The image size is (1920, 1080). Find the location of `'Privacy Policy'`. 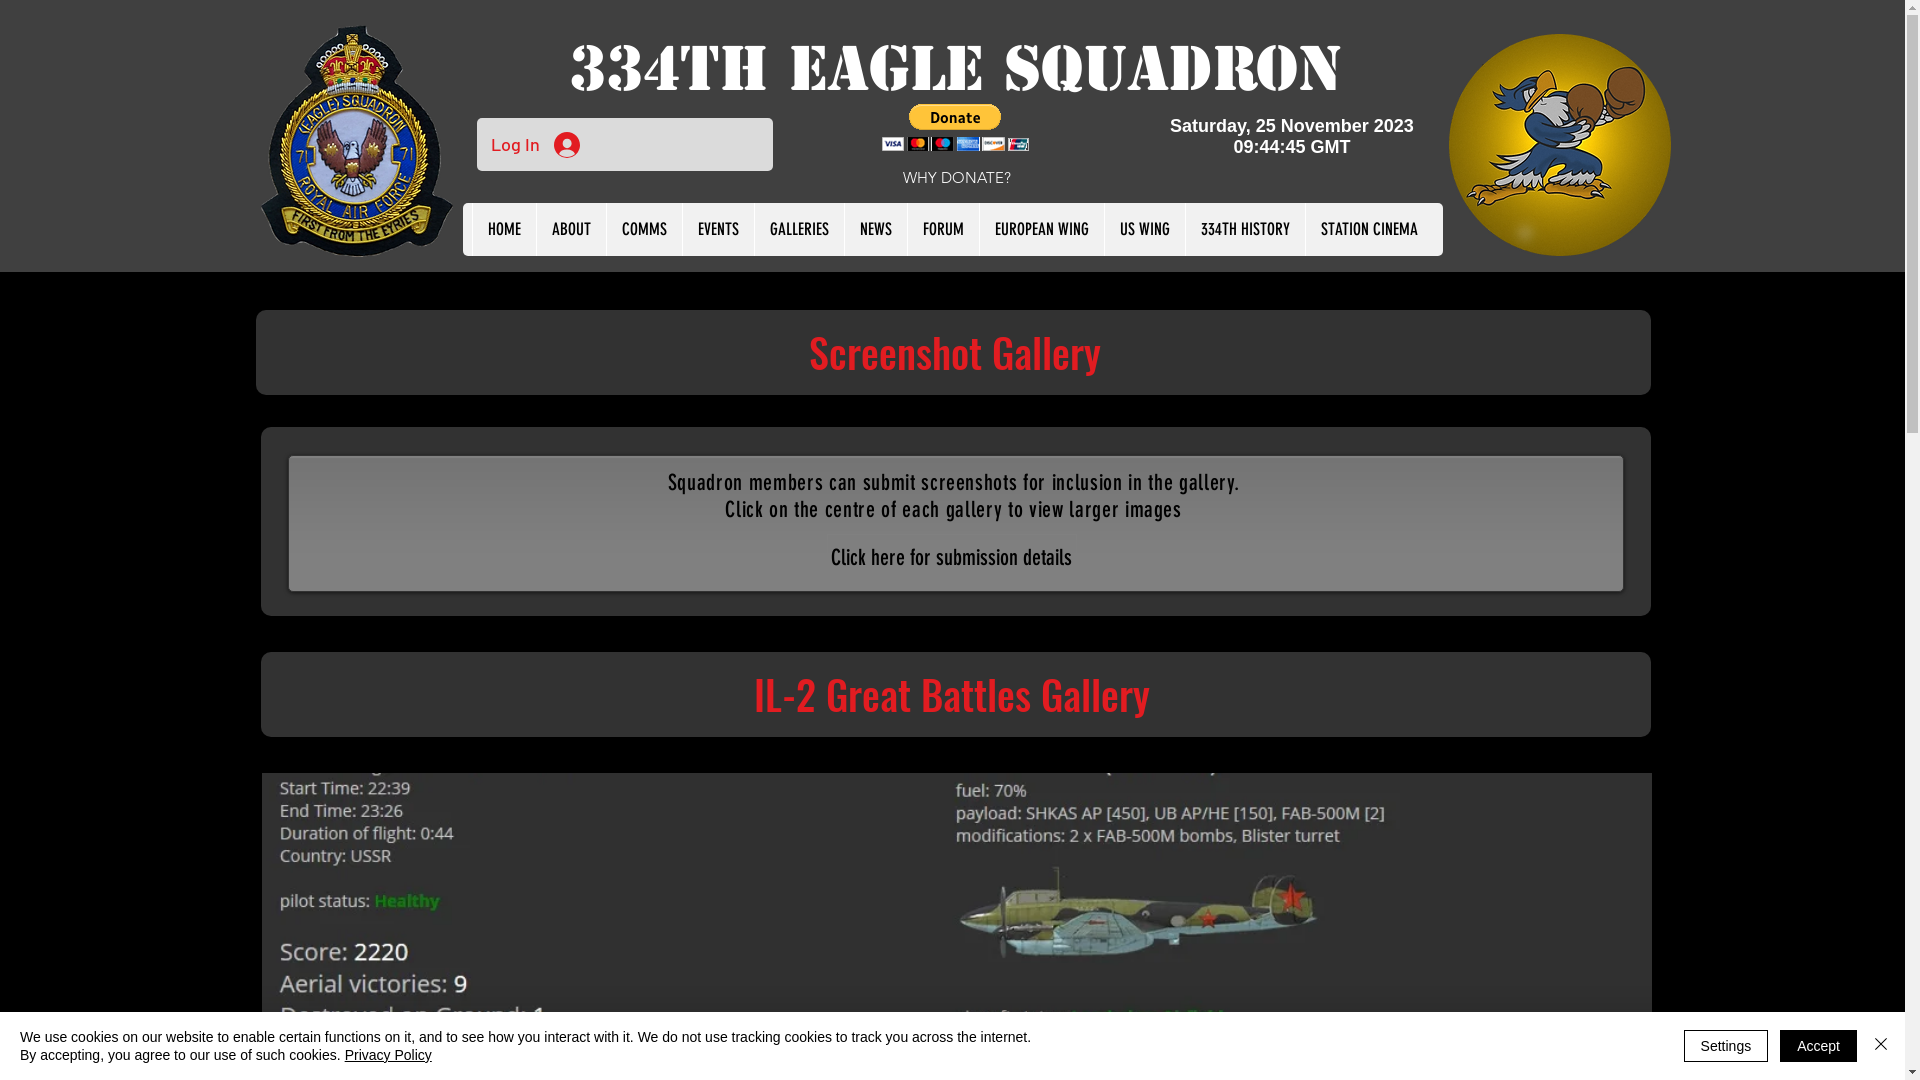

'Privacy Policy' is located at coordinates (388, 1054).